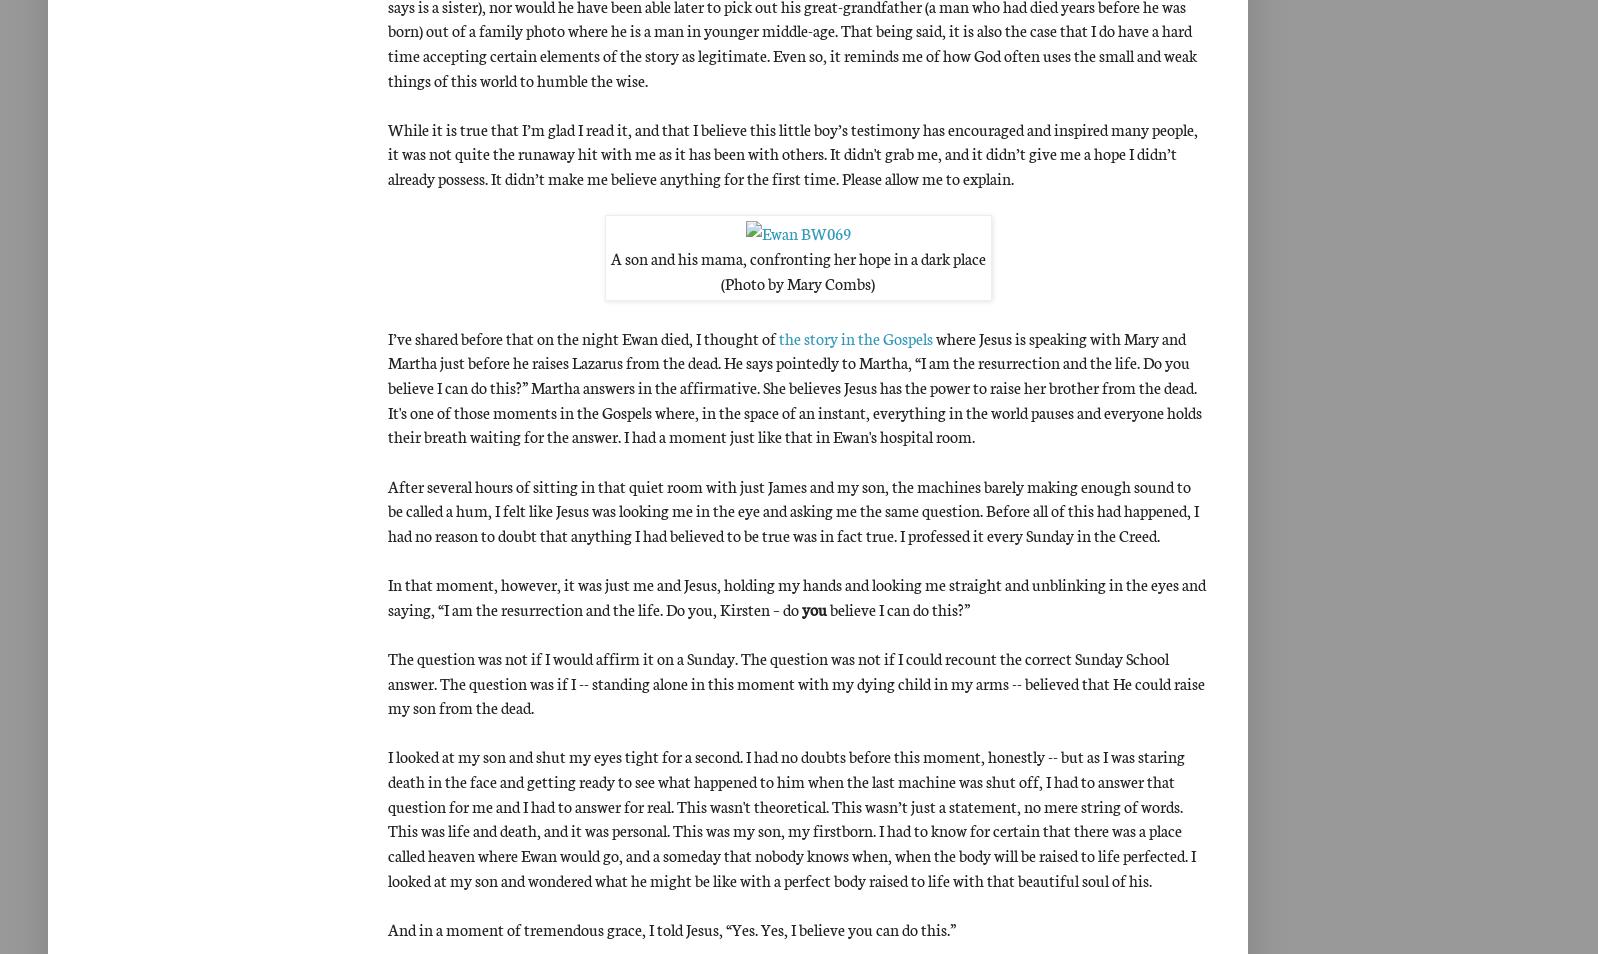 Image resolution: width=1598 pixels, height=954 pixels. What do you see at coordinates (386, 152) in the screenshot?
I see `'While it is true that I’m glad I read it, and that I believe this little boy’s testimony has encouraged and inspired many people, it was not quite the runaway hit with me as it has been with others. It didn't grab me, and it didn’t give me a hope I didn’t already possess. It didn’t make me believe anything for the first time. Please allow me to explain.'` at bounding box center [386, 152].